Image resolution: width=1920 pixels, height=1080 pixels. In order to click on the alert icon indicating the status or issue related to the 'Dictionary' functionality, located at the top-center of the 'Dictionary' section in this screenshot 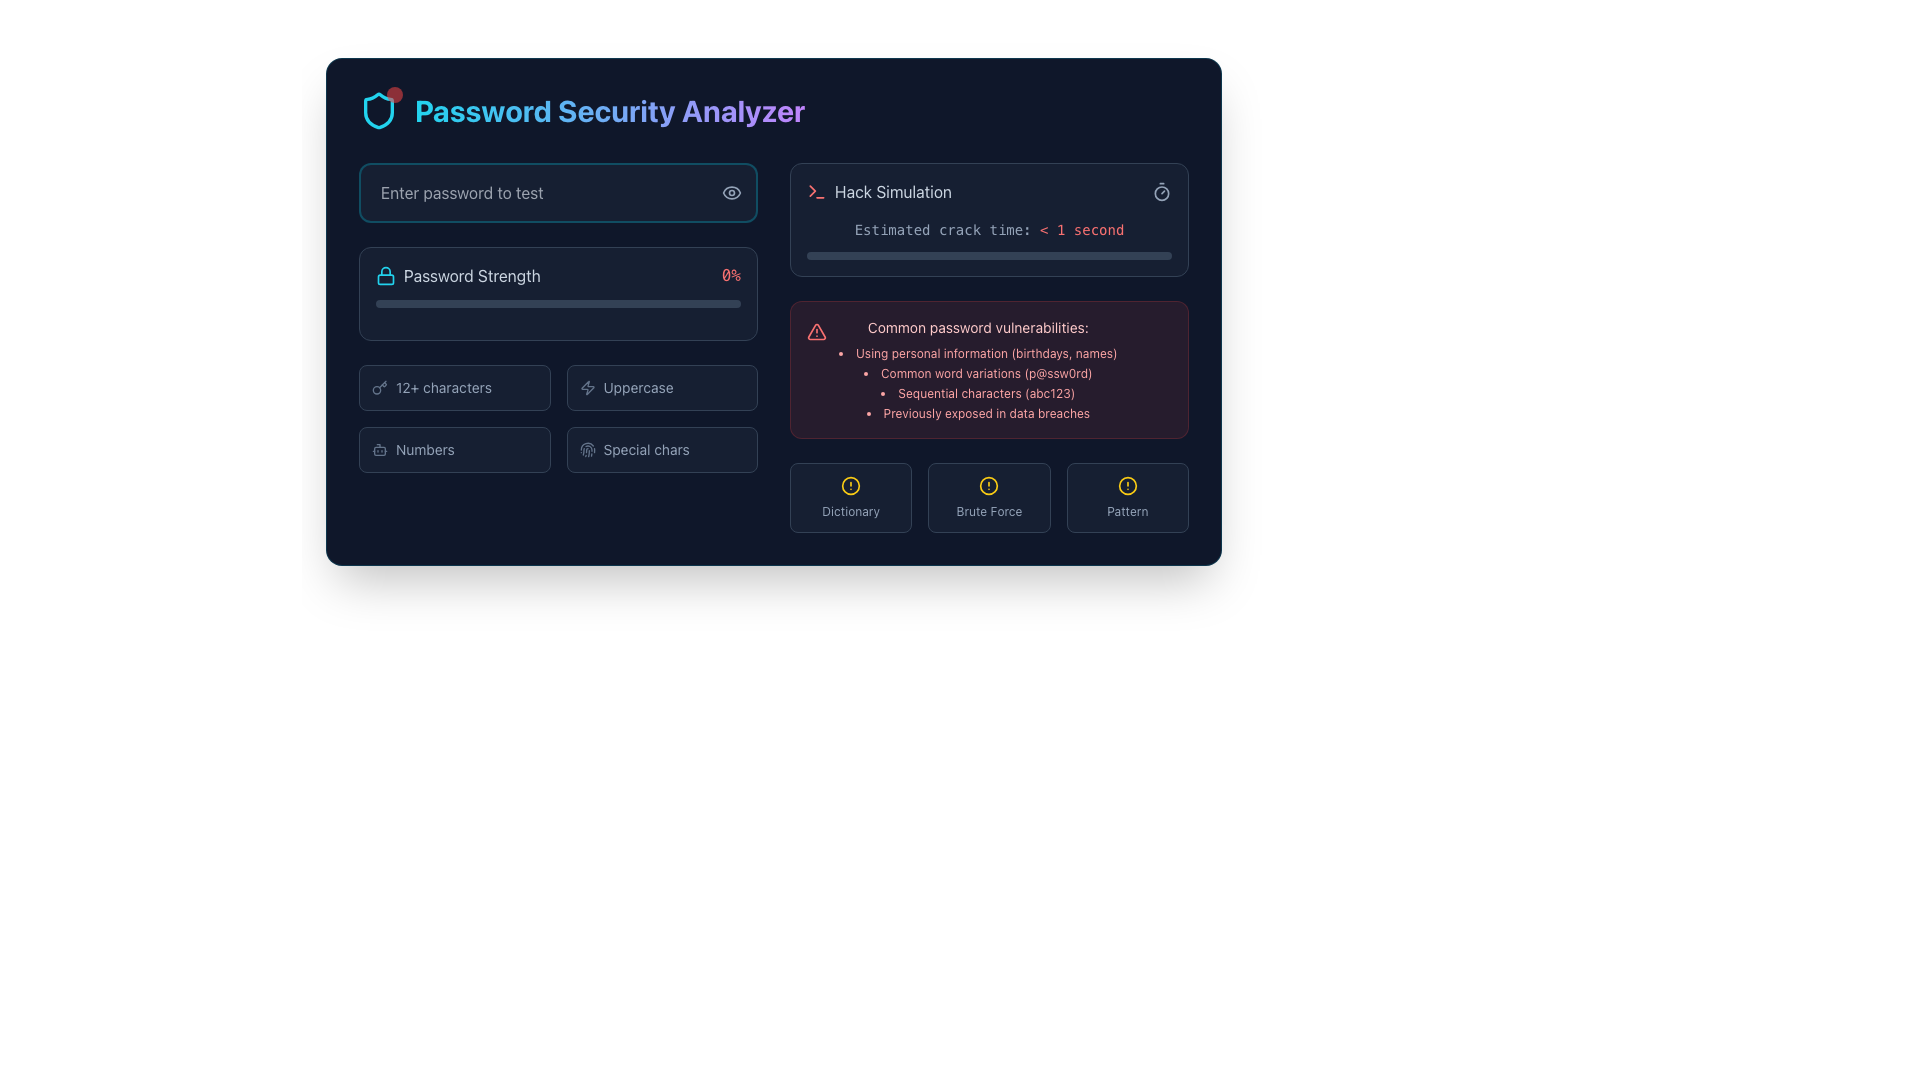, I will do `click(851, 486)`.